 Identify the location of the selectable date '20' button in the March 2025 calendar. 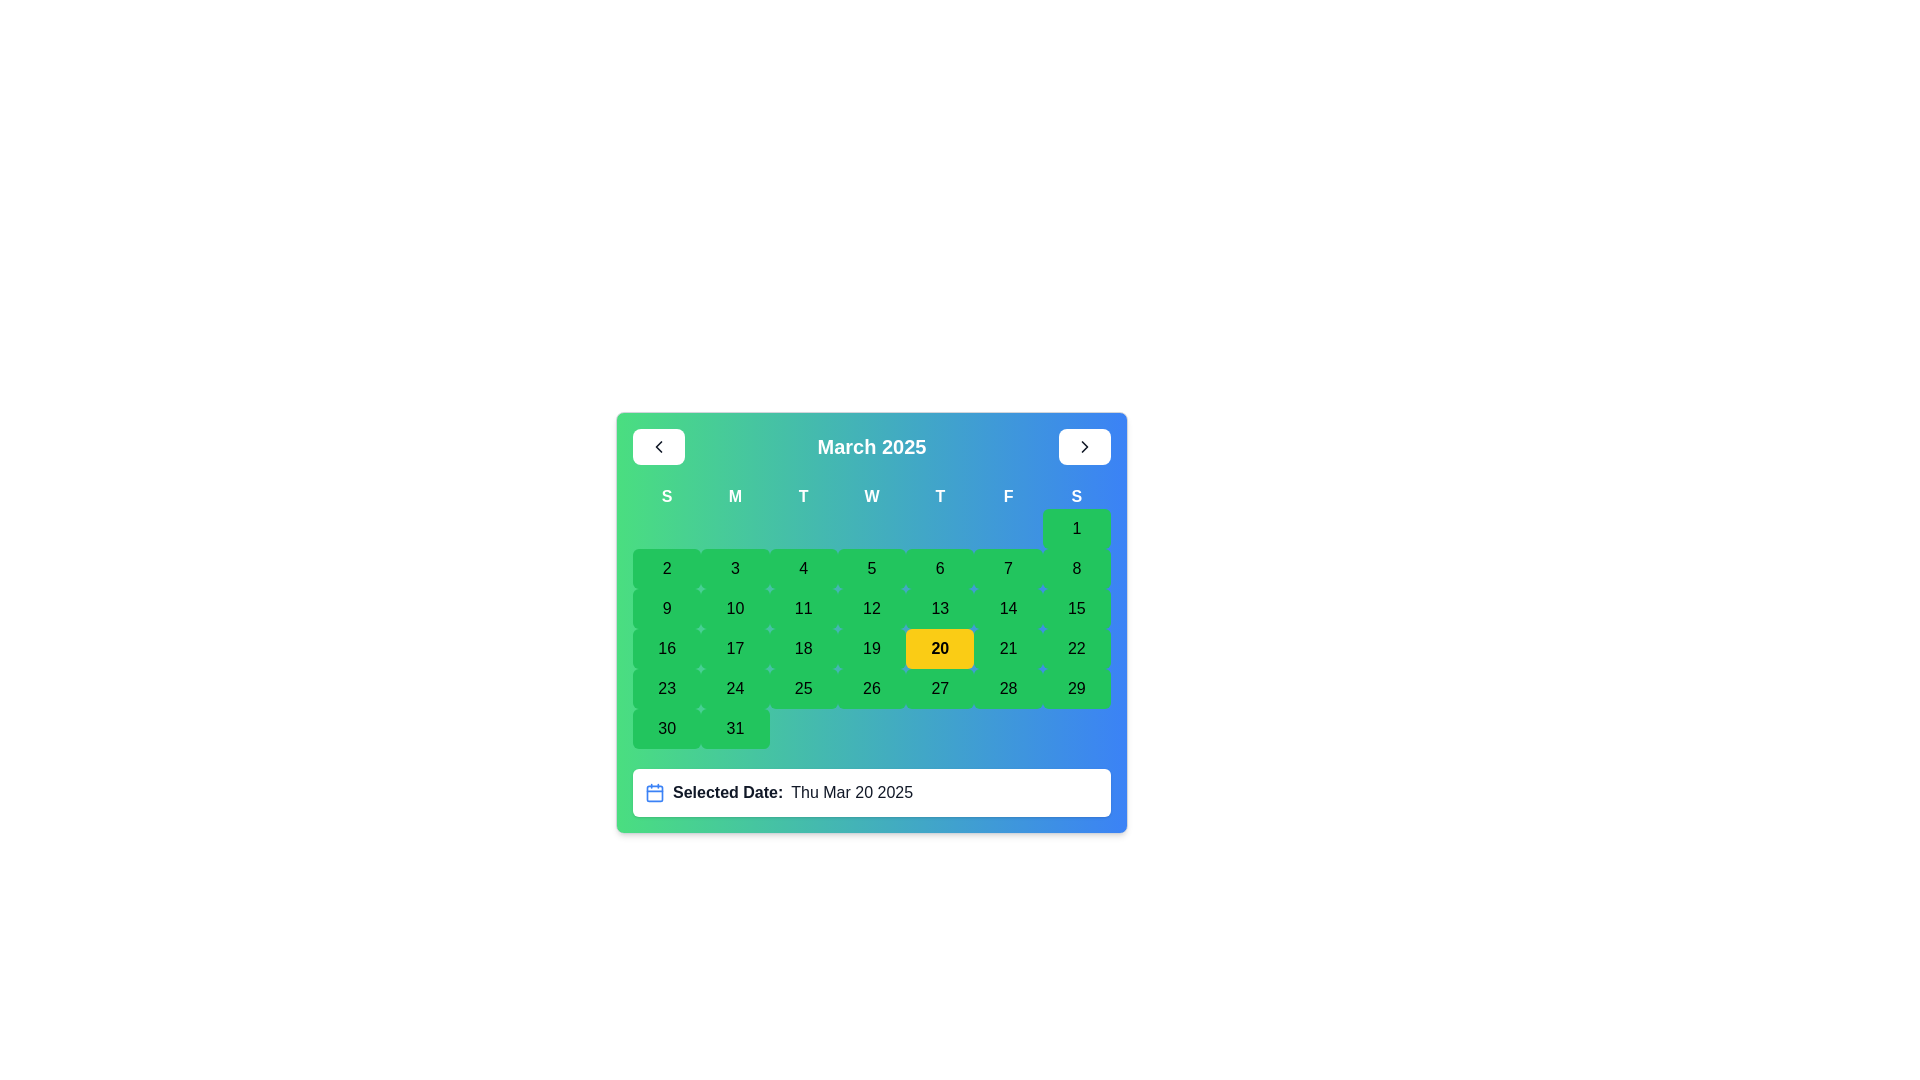
(939, 648).